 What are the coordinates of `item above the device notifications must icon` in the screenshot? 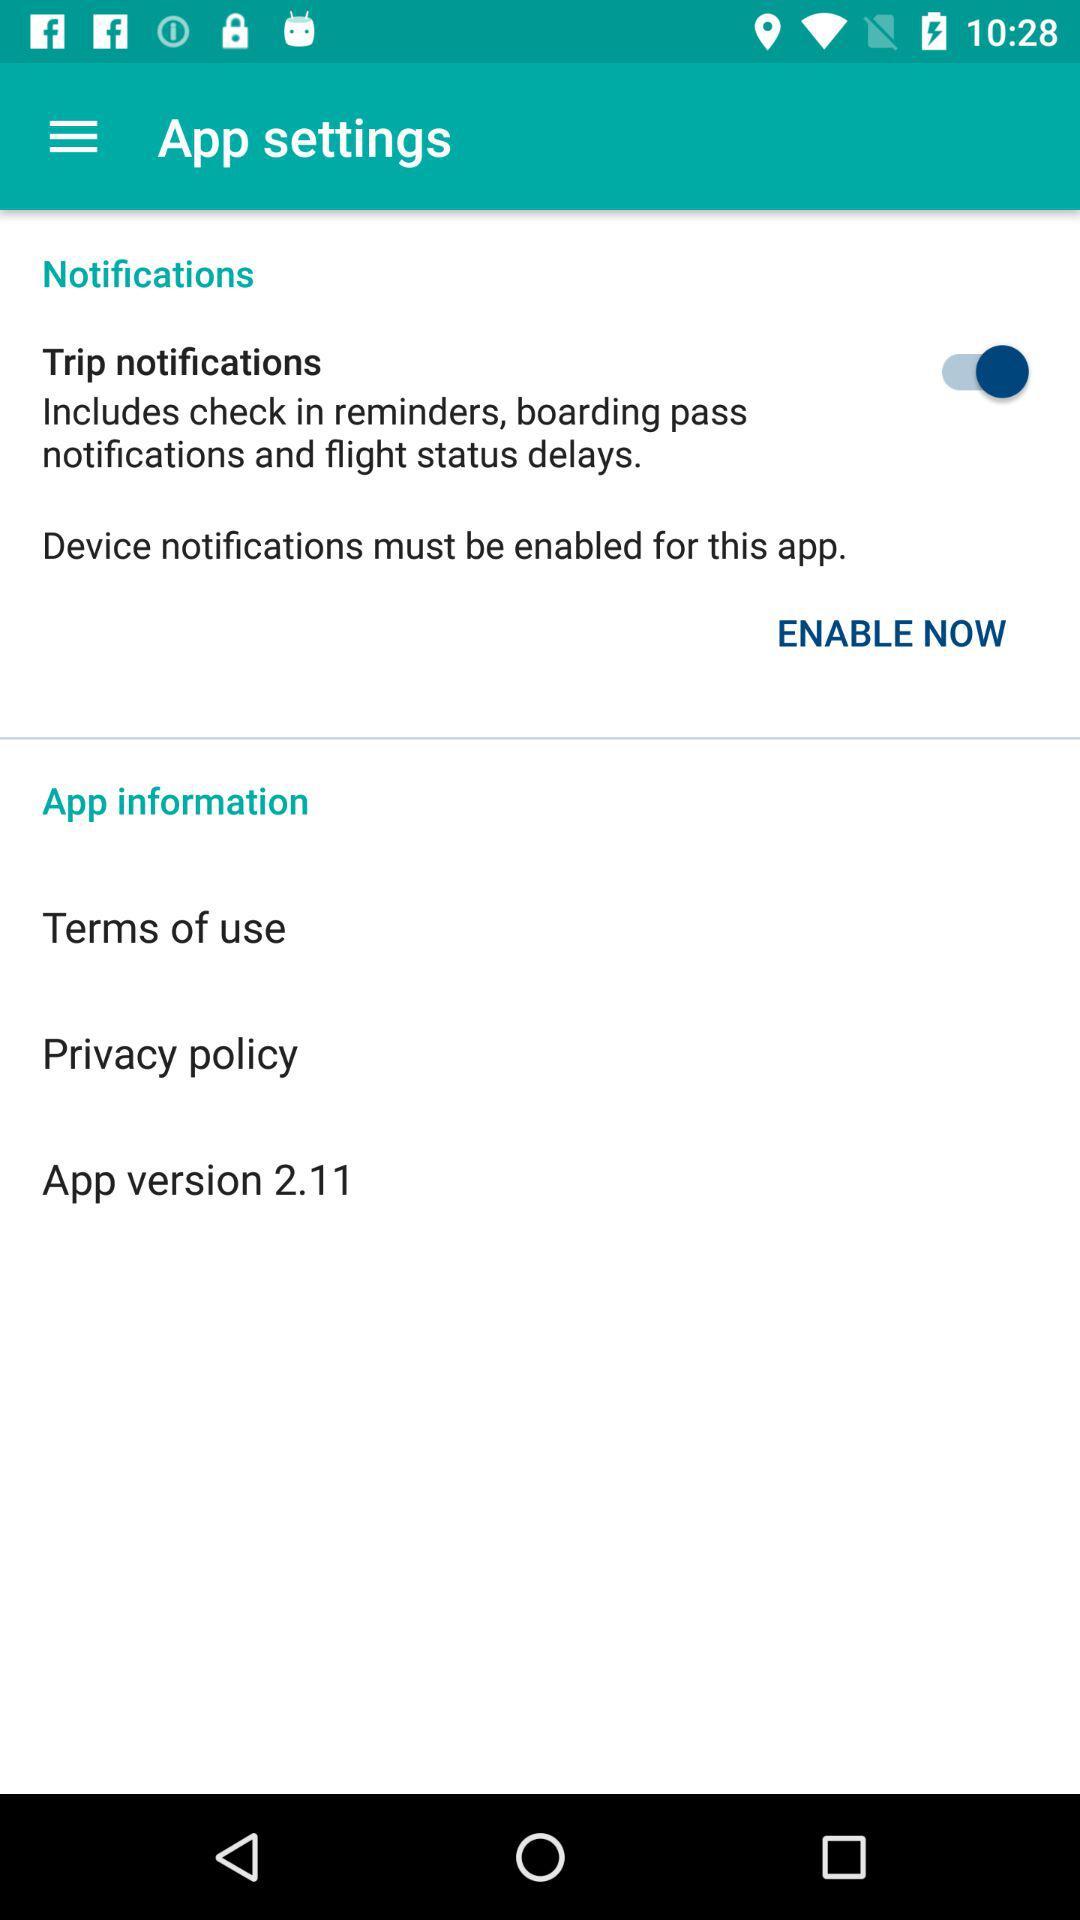 It's located at (938, 371).